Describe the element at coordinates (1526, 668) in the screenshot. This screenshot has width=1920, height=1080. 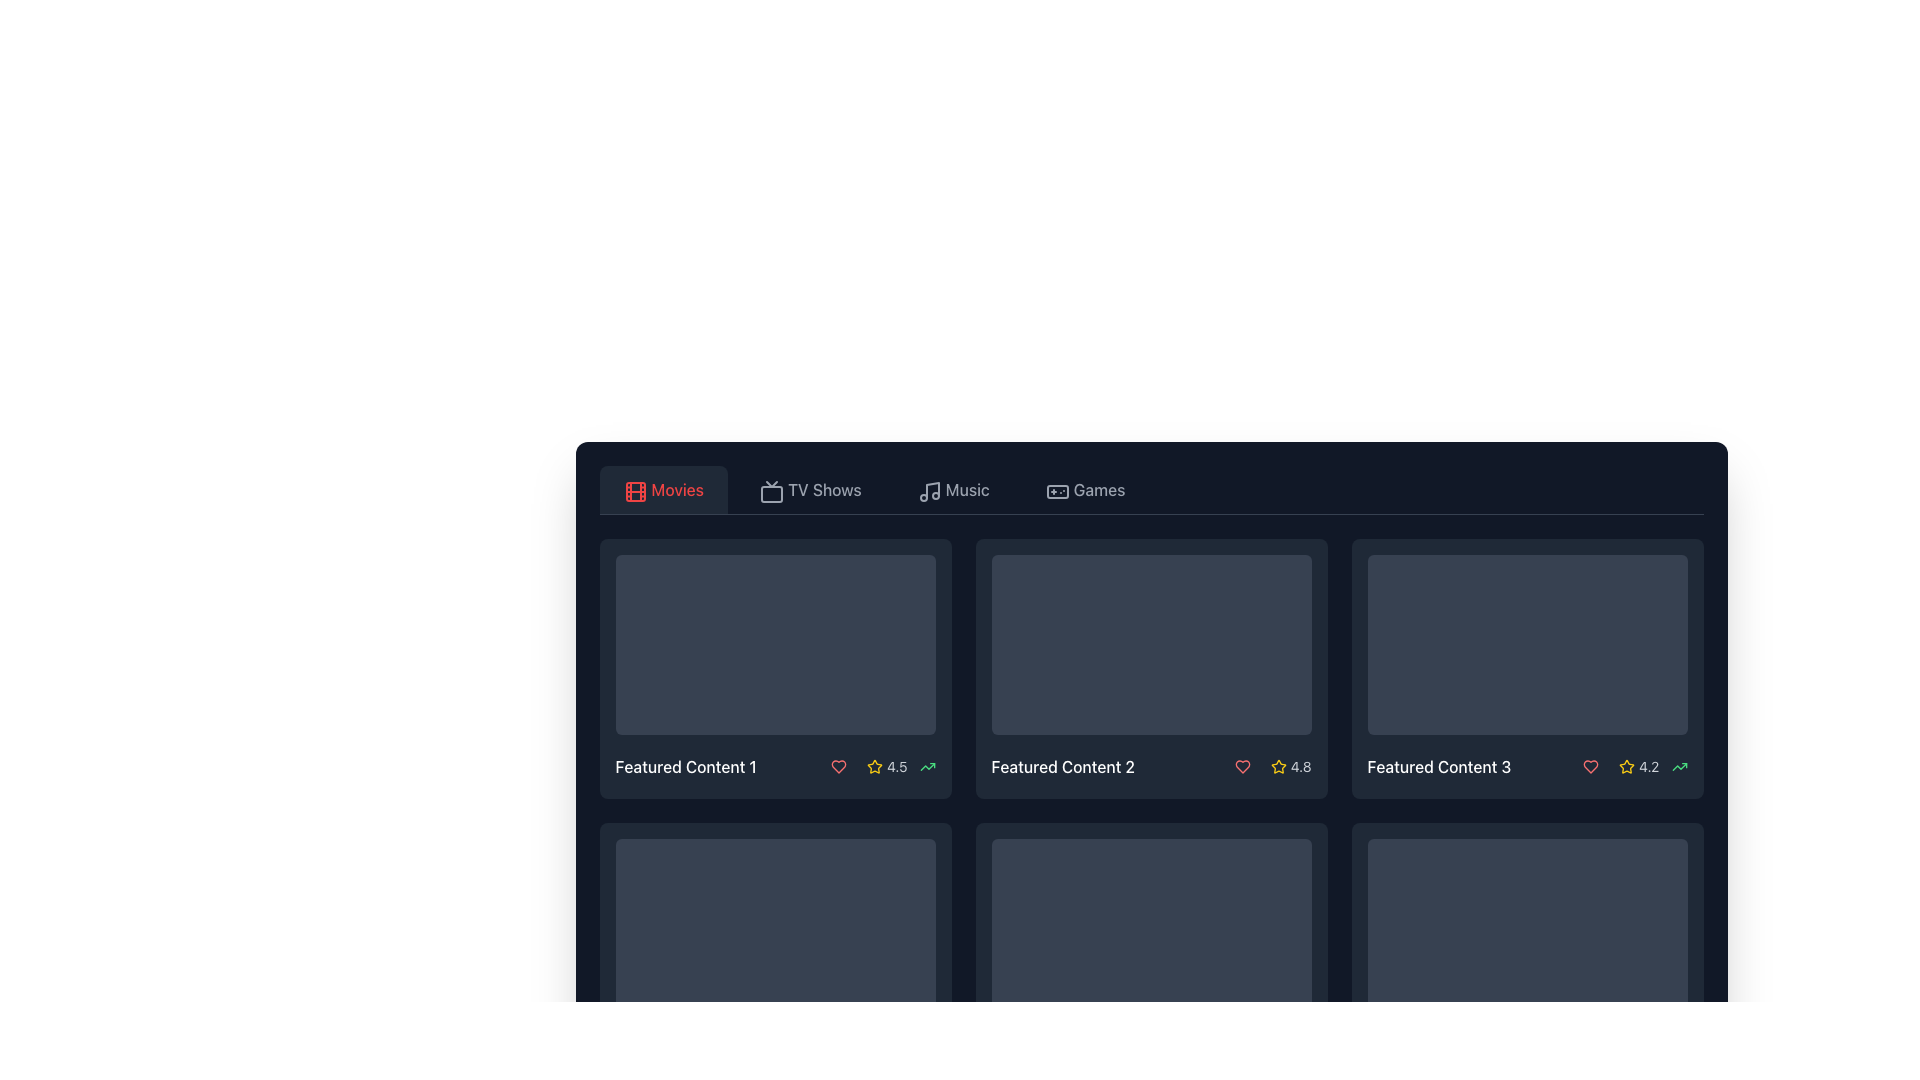
I see `the third card in the top row of the 'Movies' section` at that location.